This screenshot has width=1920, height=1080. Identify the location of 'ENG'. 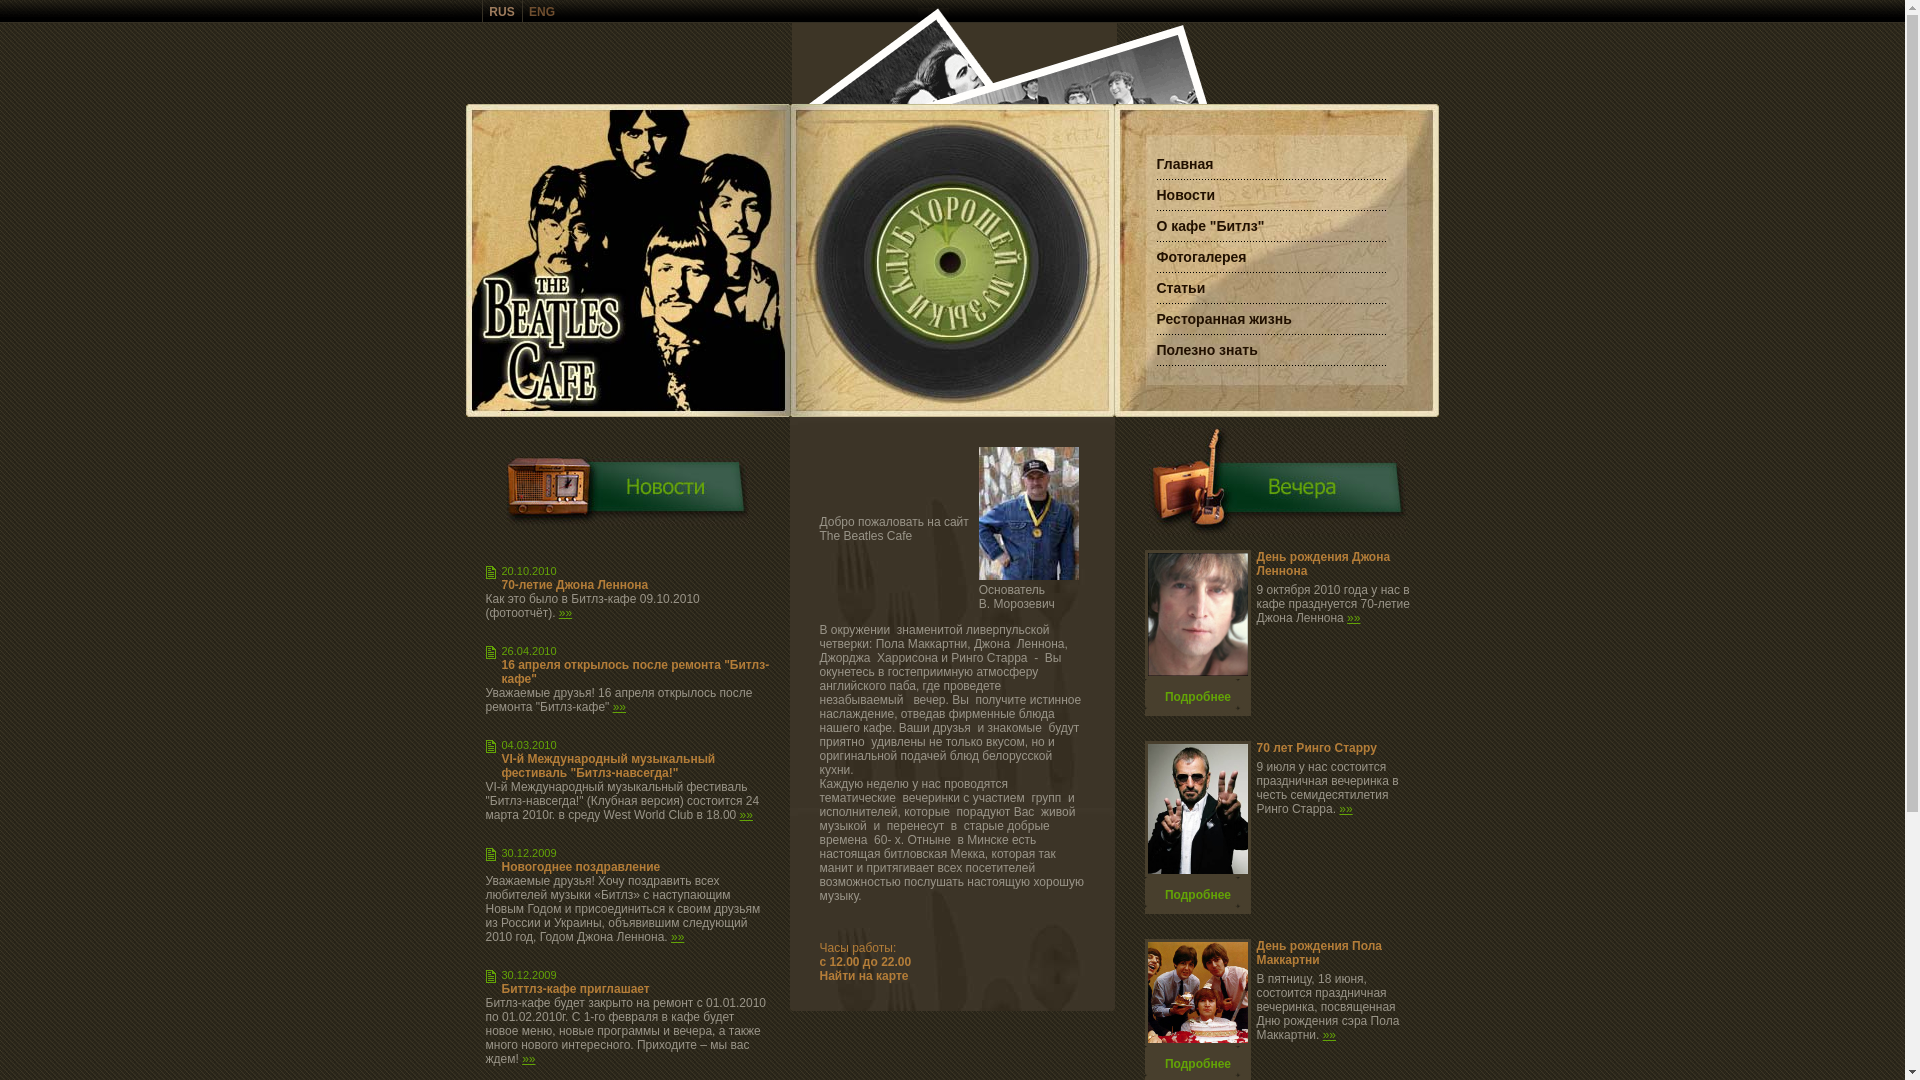
(542, 11).